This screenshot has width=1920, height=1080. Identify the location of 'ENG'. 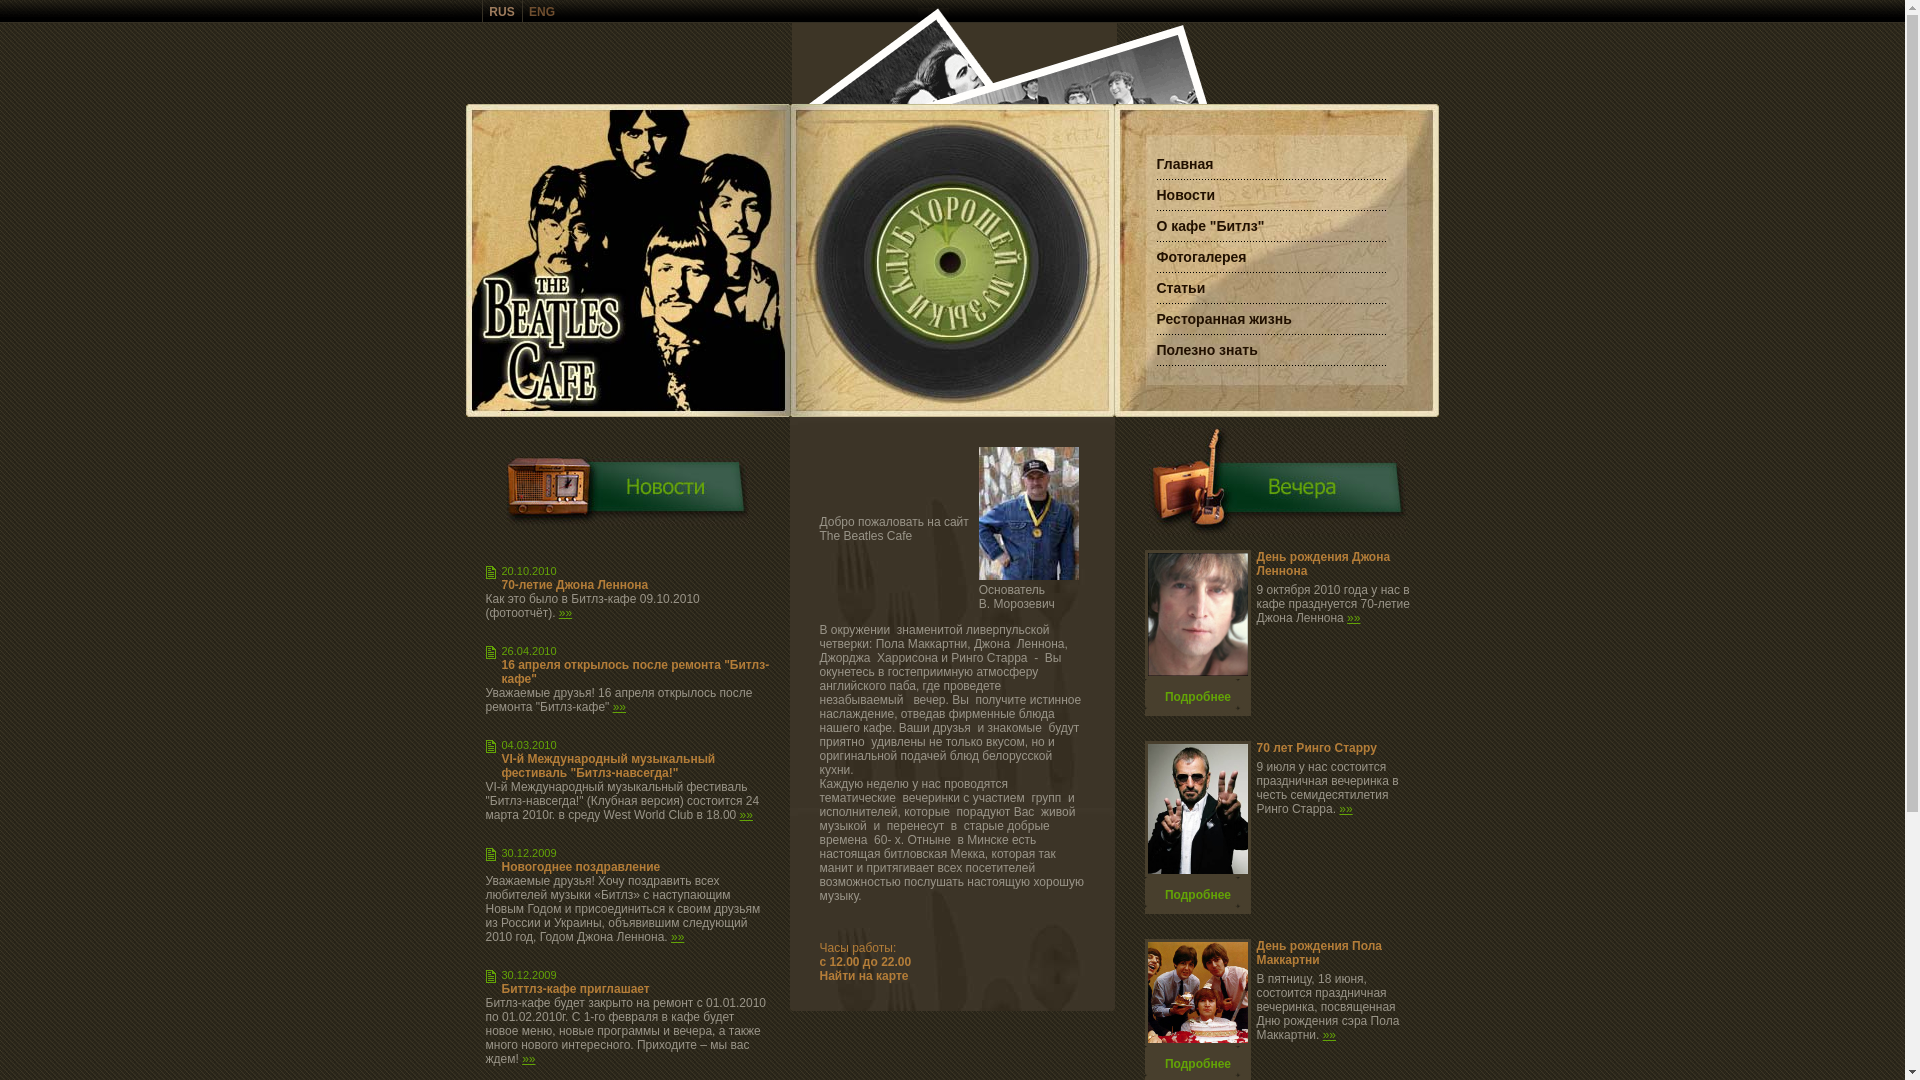
(542, 11).